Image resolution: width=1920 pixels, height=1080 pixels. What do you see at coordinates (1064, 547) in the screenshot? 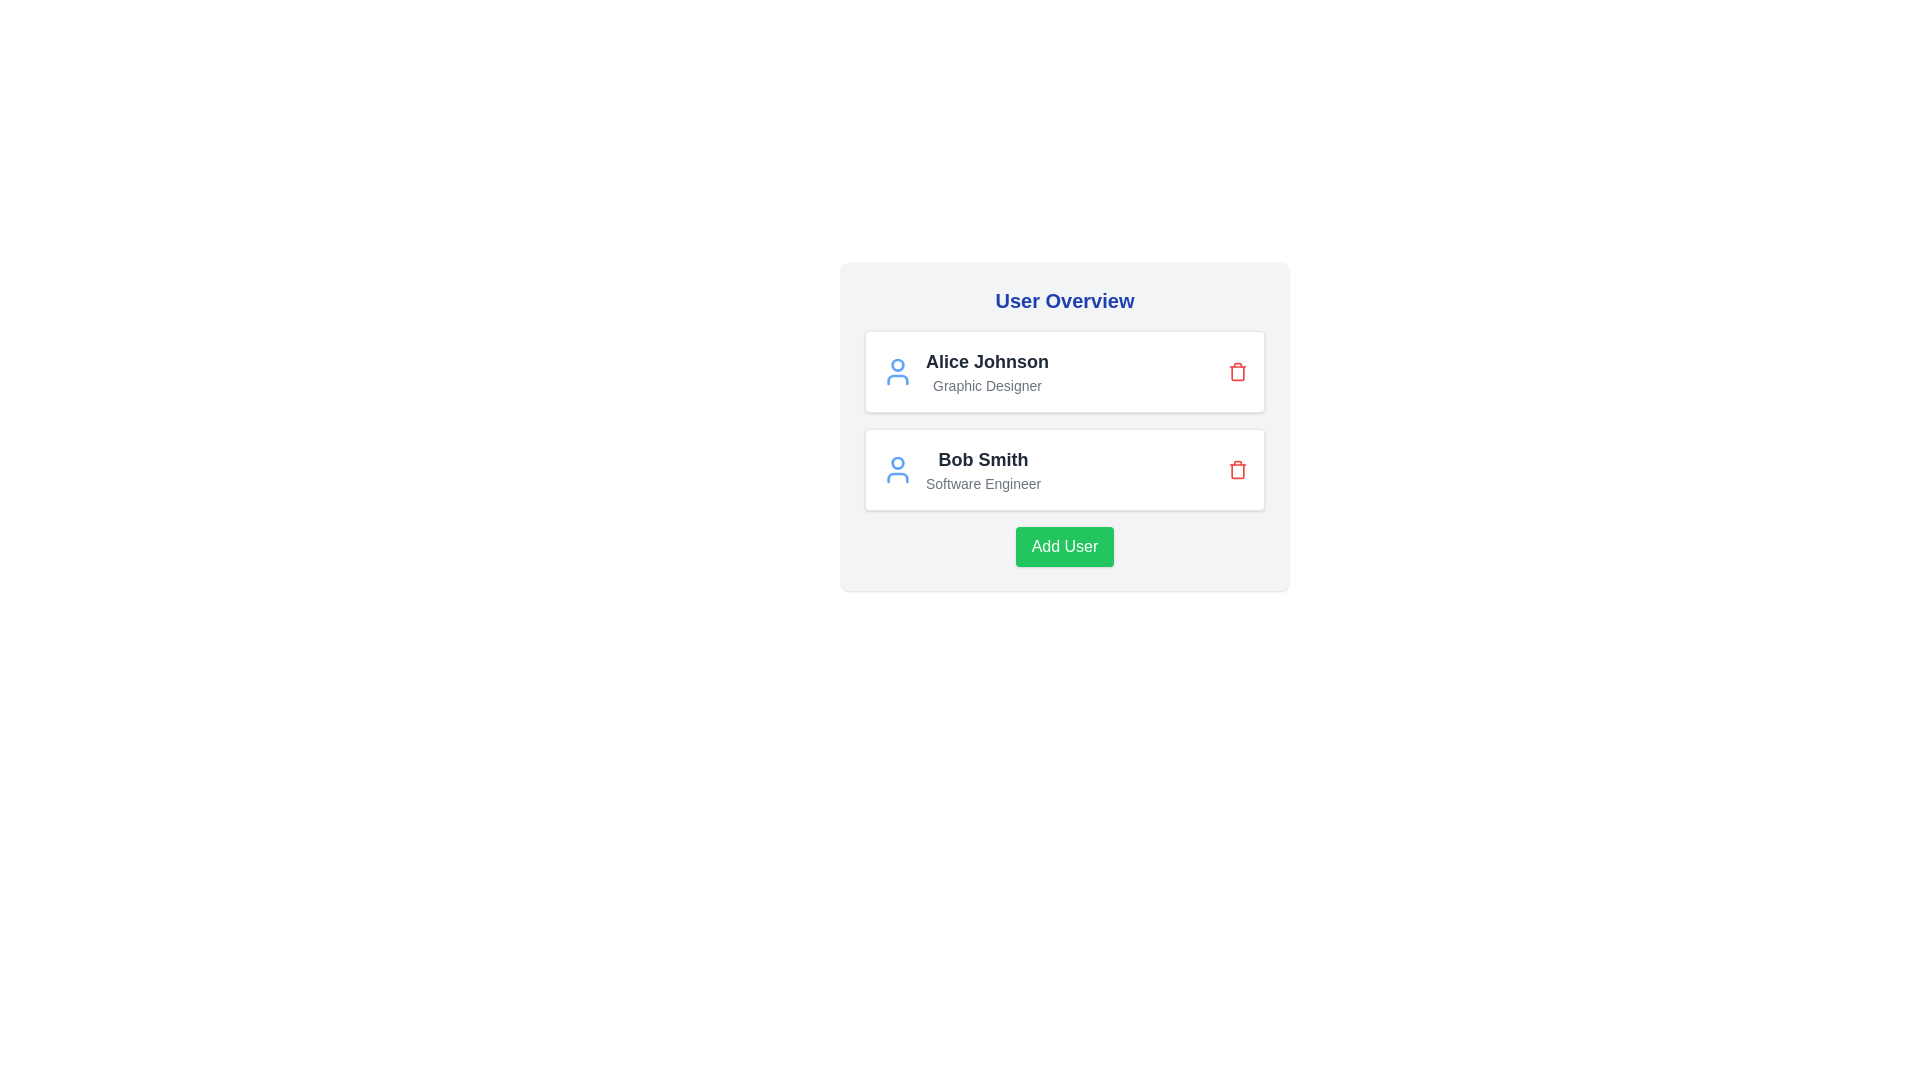
I see `'Add User' button to append a new user to the list` at bounding box center [1064, 547].